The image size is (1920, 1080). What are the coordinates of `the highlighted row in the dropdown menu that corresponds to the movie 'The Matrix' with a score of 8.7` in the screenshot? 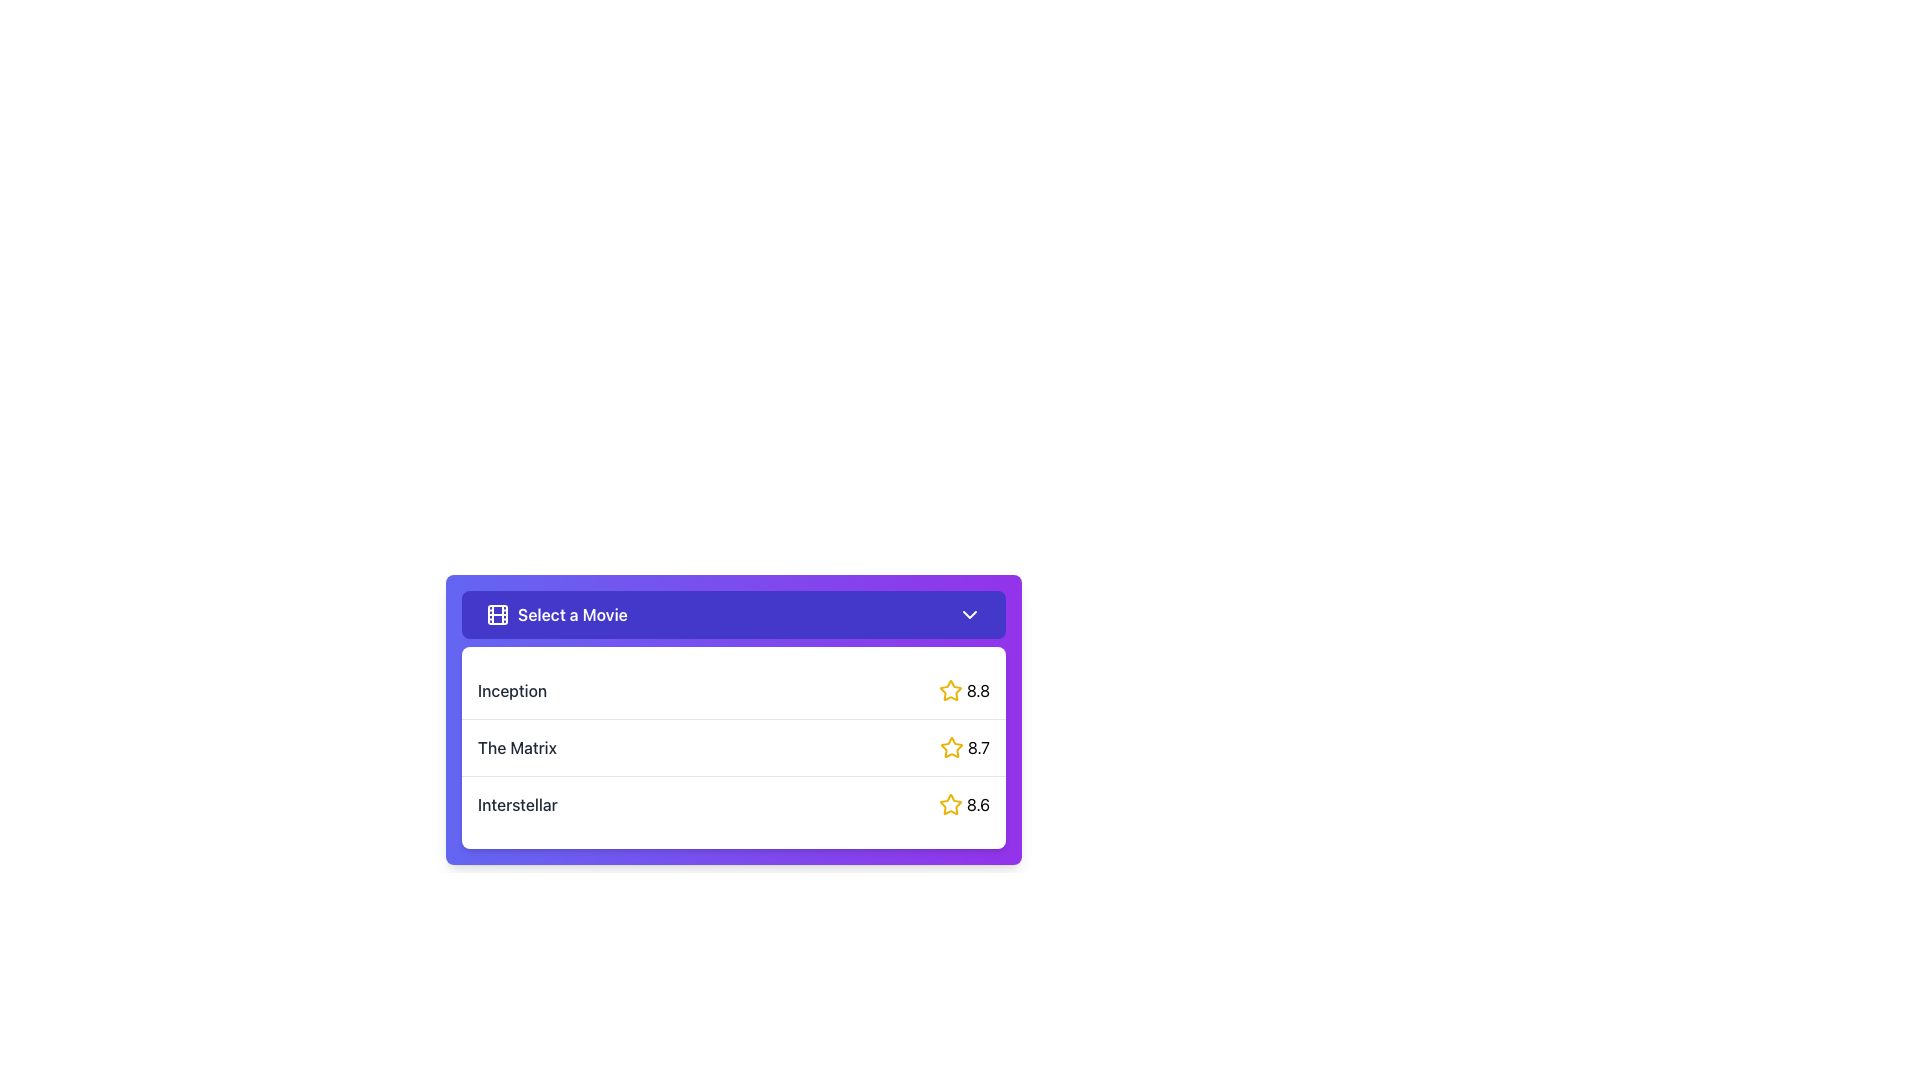 It's located at (733, 748).